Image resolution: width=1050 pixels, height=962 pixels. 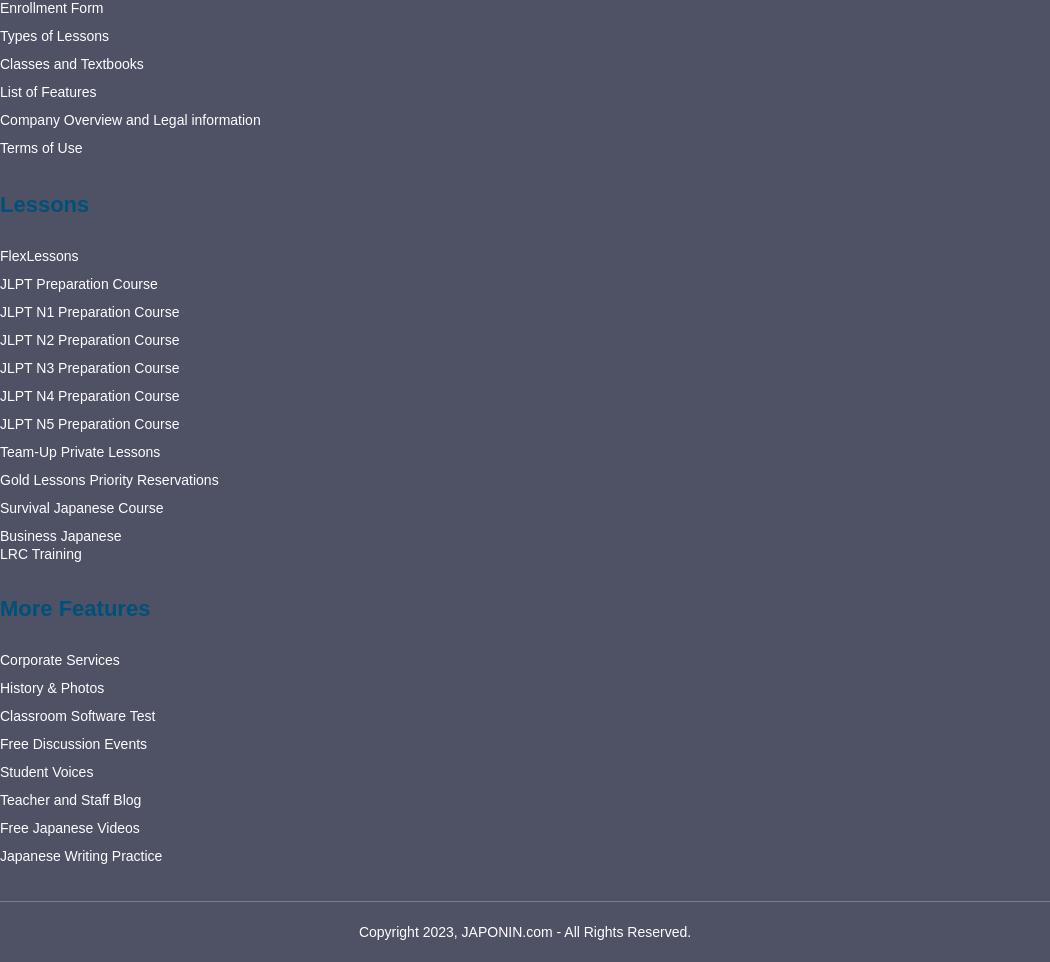 I want to click on 'JLPT N5 Preparation Course', so click(x=89, y=422).